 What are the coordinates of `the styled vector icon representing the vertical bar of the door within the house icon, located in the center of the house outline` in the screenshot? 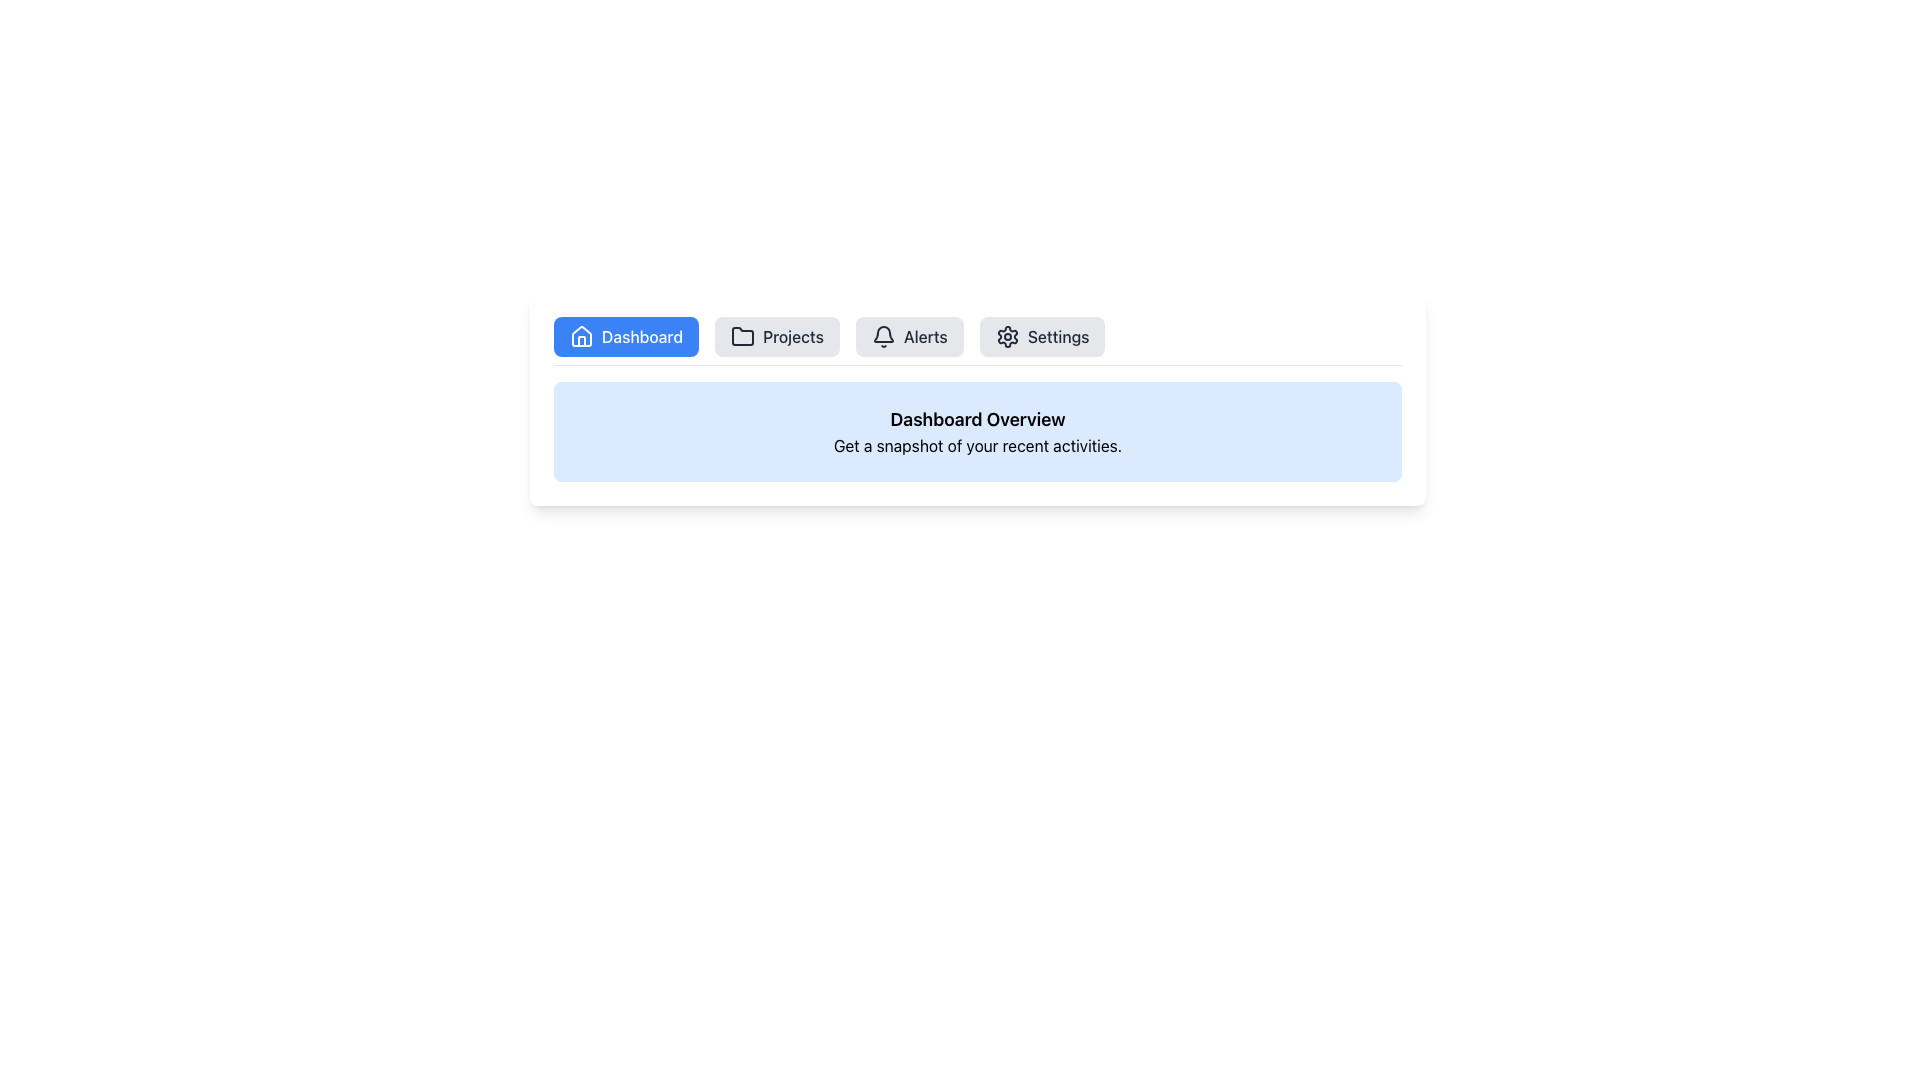 It's located at (580, 340).